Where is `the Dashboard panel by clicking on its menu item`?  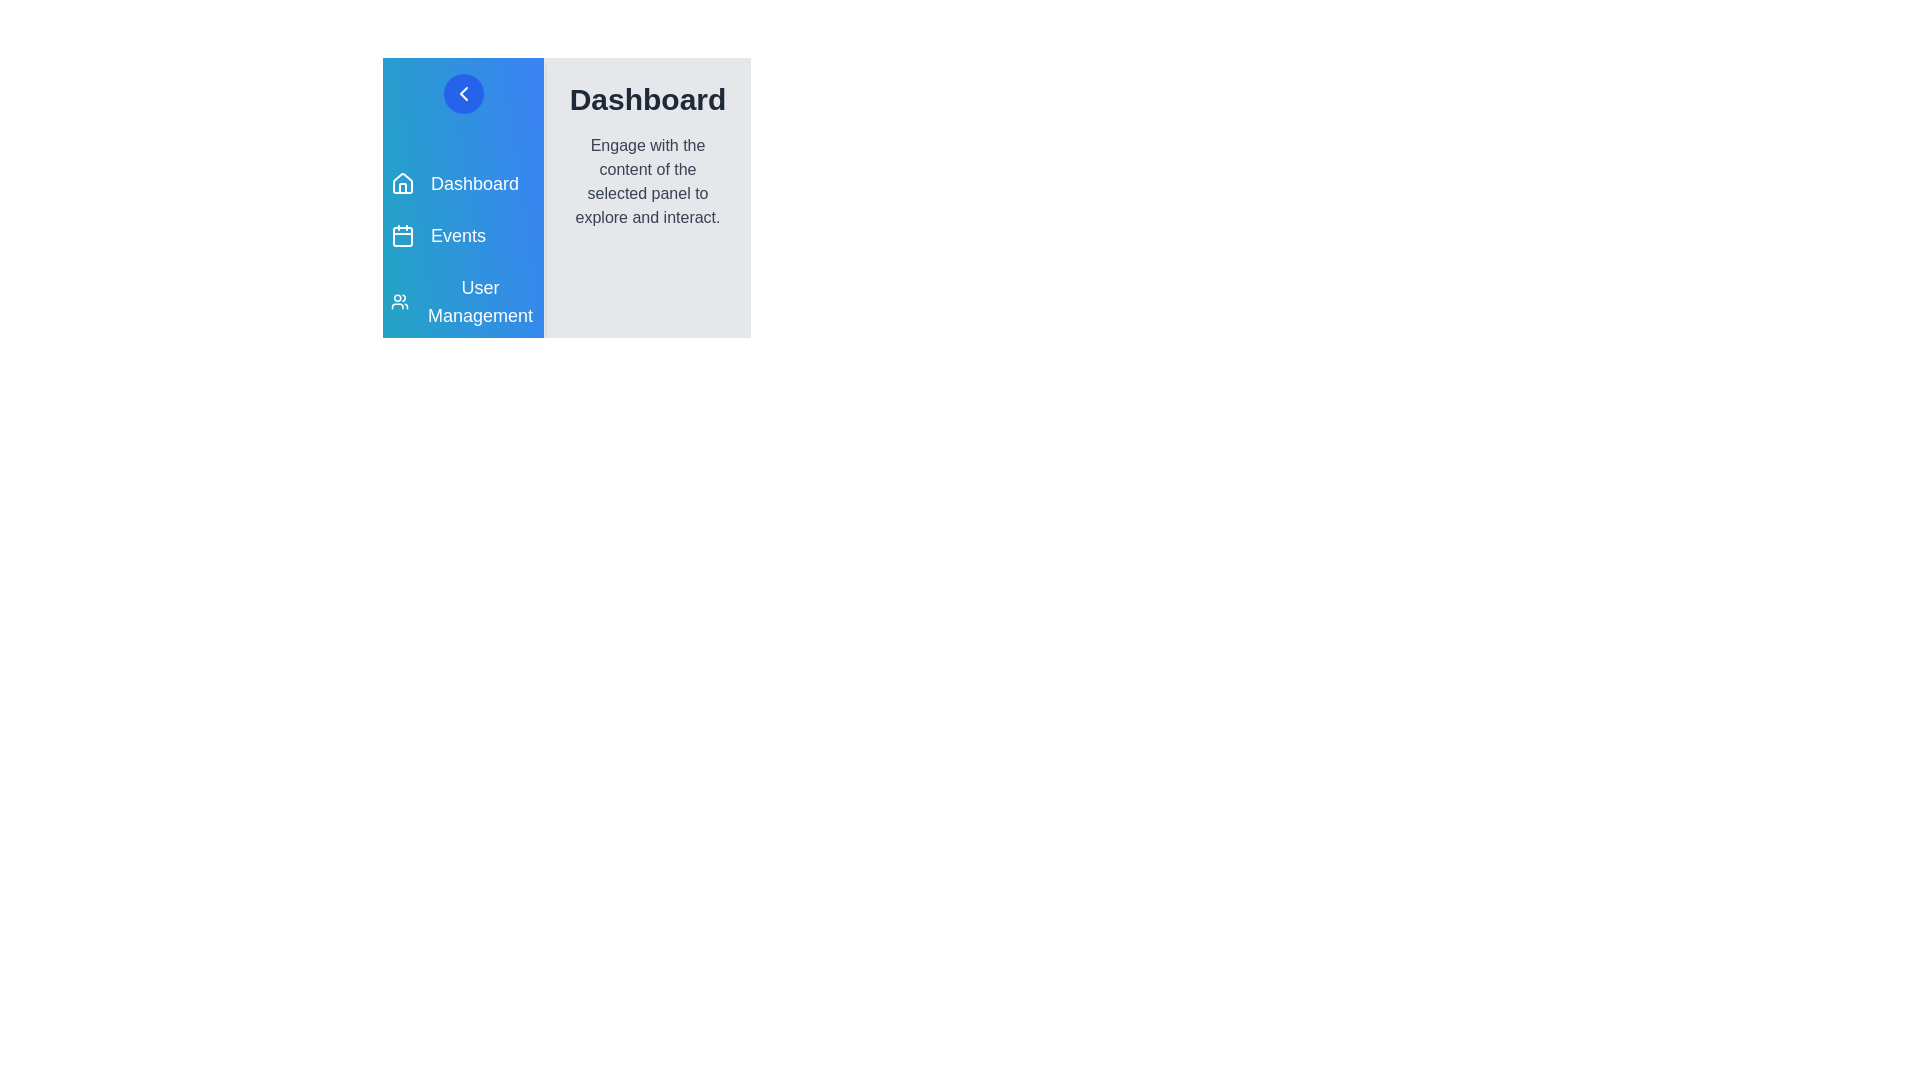
the Dashboard panel by clicking on its menu item is located at coordinates (462, 184).